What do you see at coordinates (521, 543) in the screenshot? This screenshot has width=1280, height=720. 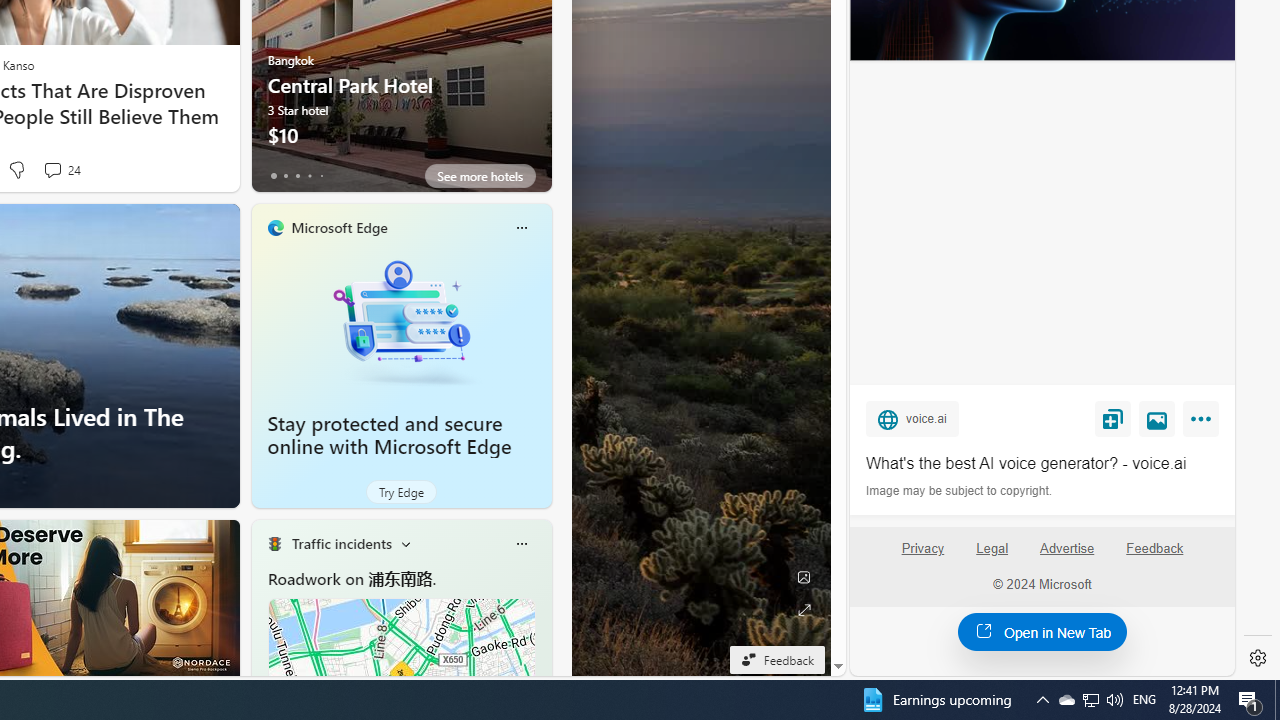 I see `'Class: icon-img'` at bounding box center [521, 543].